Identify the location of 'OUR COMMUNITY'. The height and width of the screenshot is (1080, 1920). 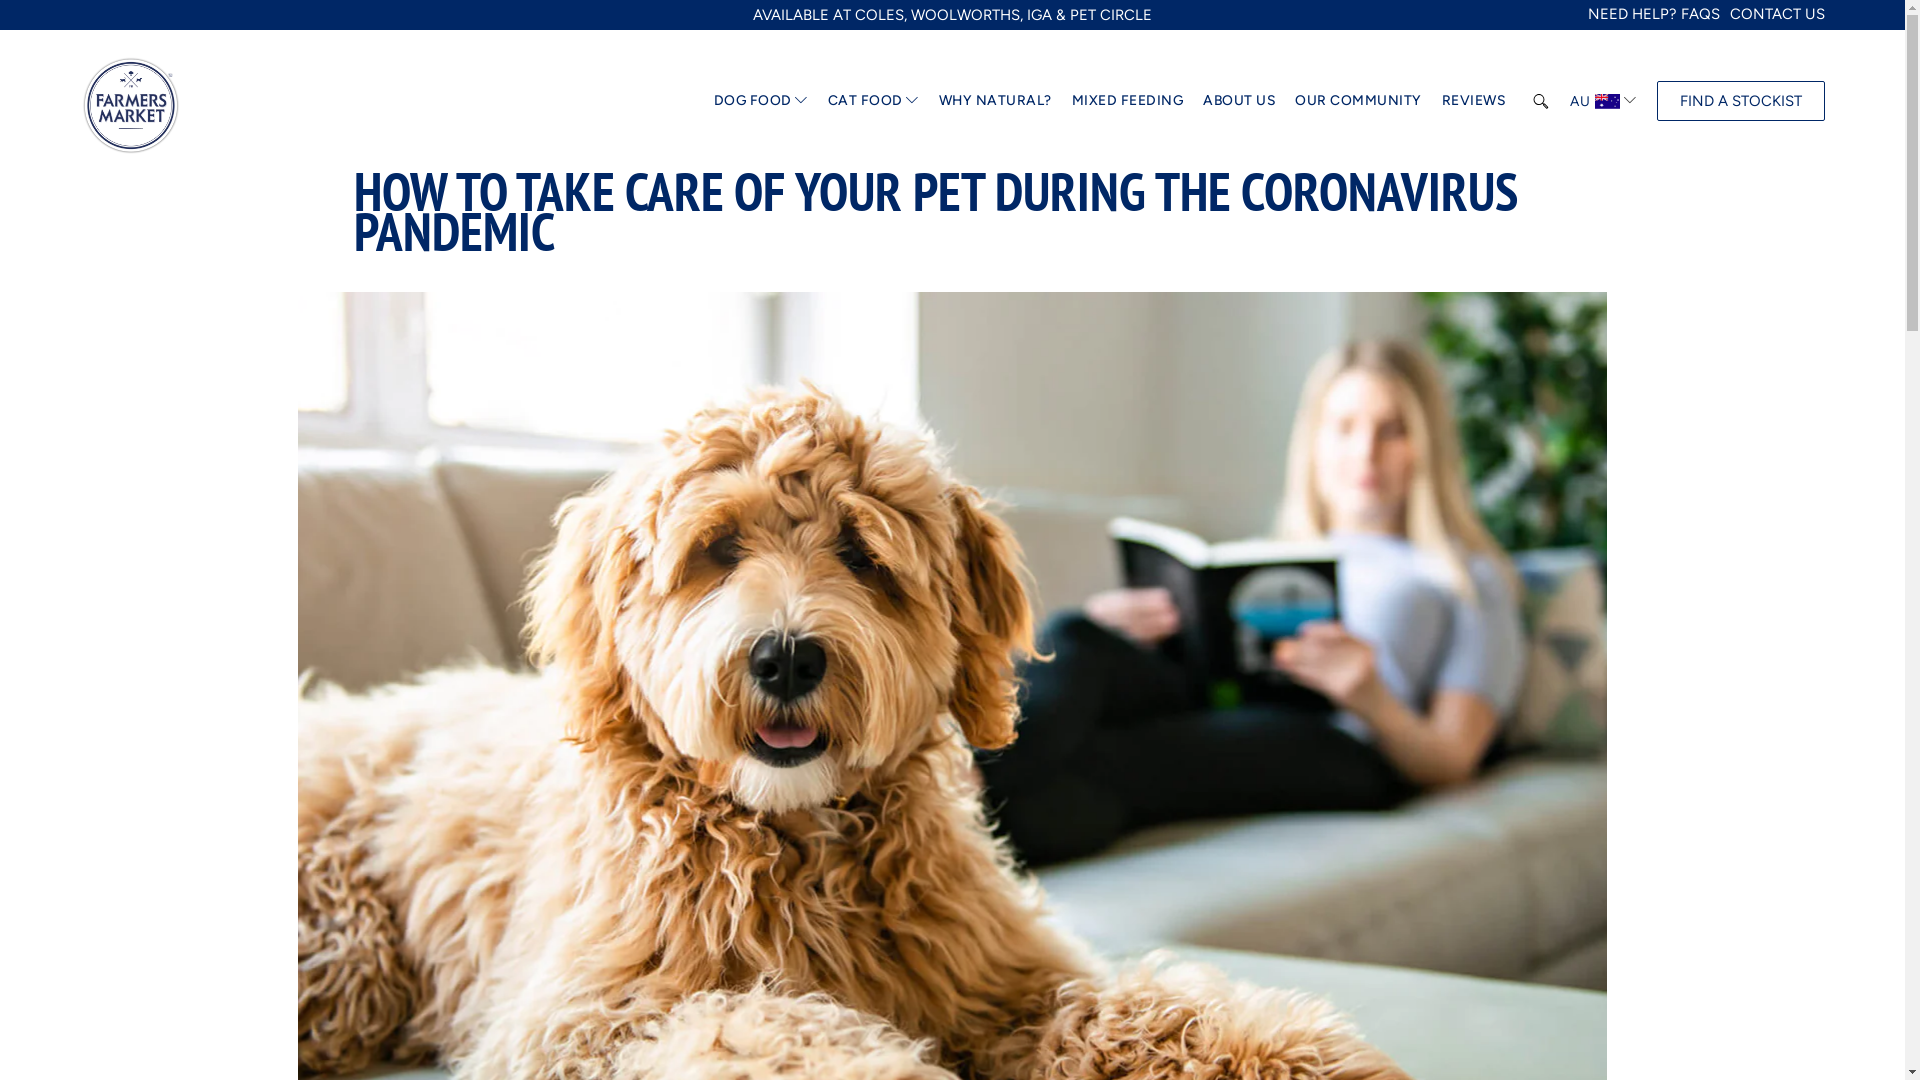
(1358, 100).